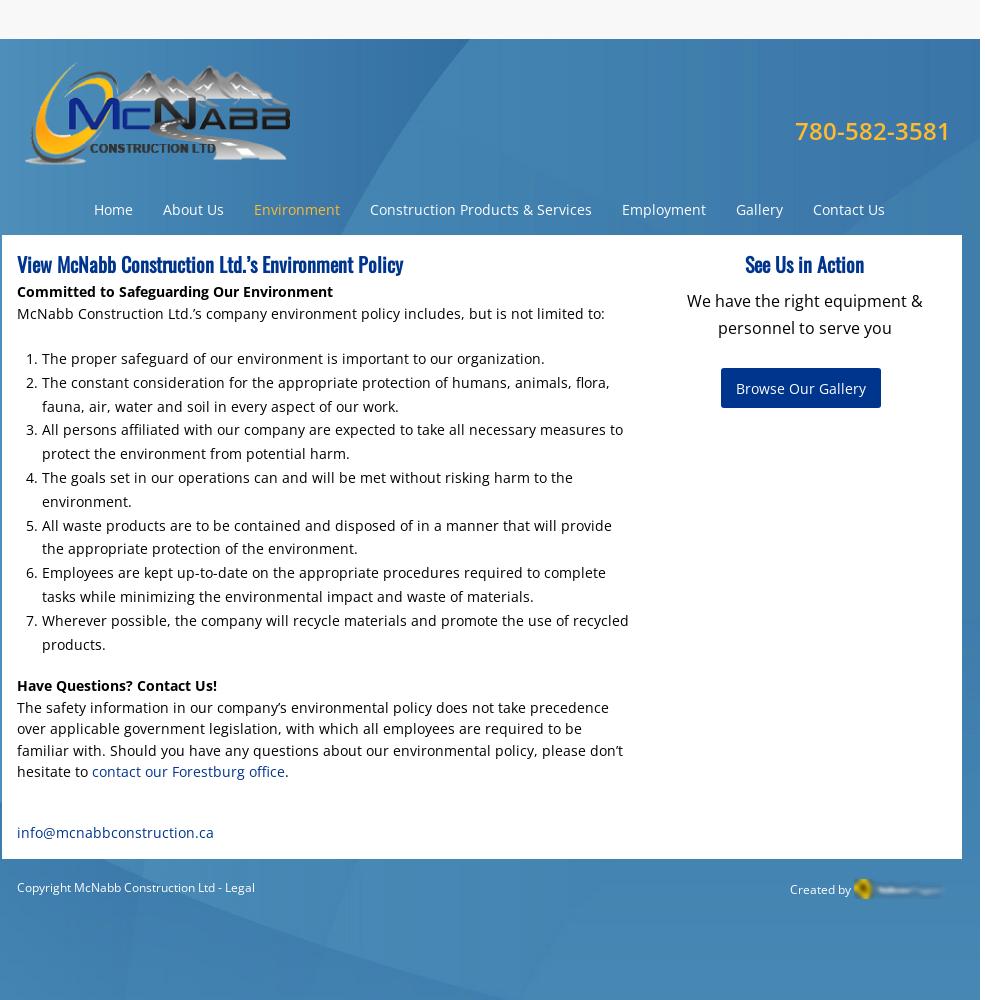 This screenshot has height=1000, width=985. What do you see at coordinates (239, 887) in the screenshot?
I see `'Legal'` at bounding box center [239, 887].